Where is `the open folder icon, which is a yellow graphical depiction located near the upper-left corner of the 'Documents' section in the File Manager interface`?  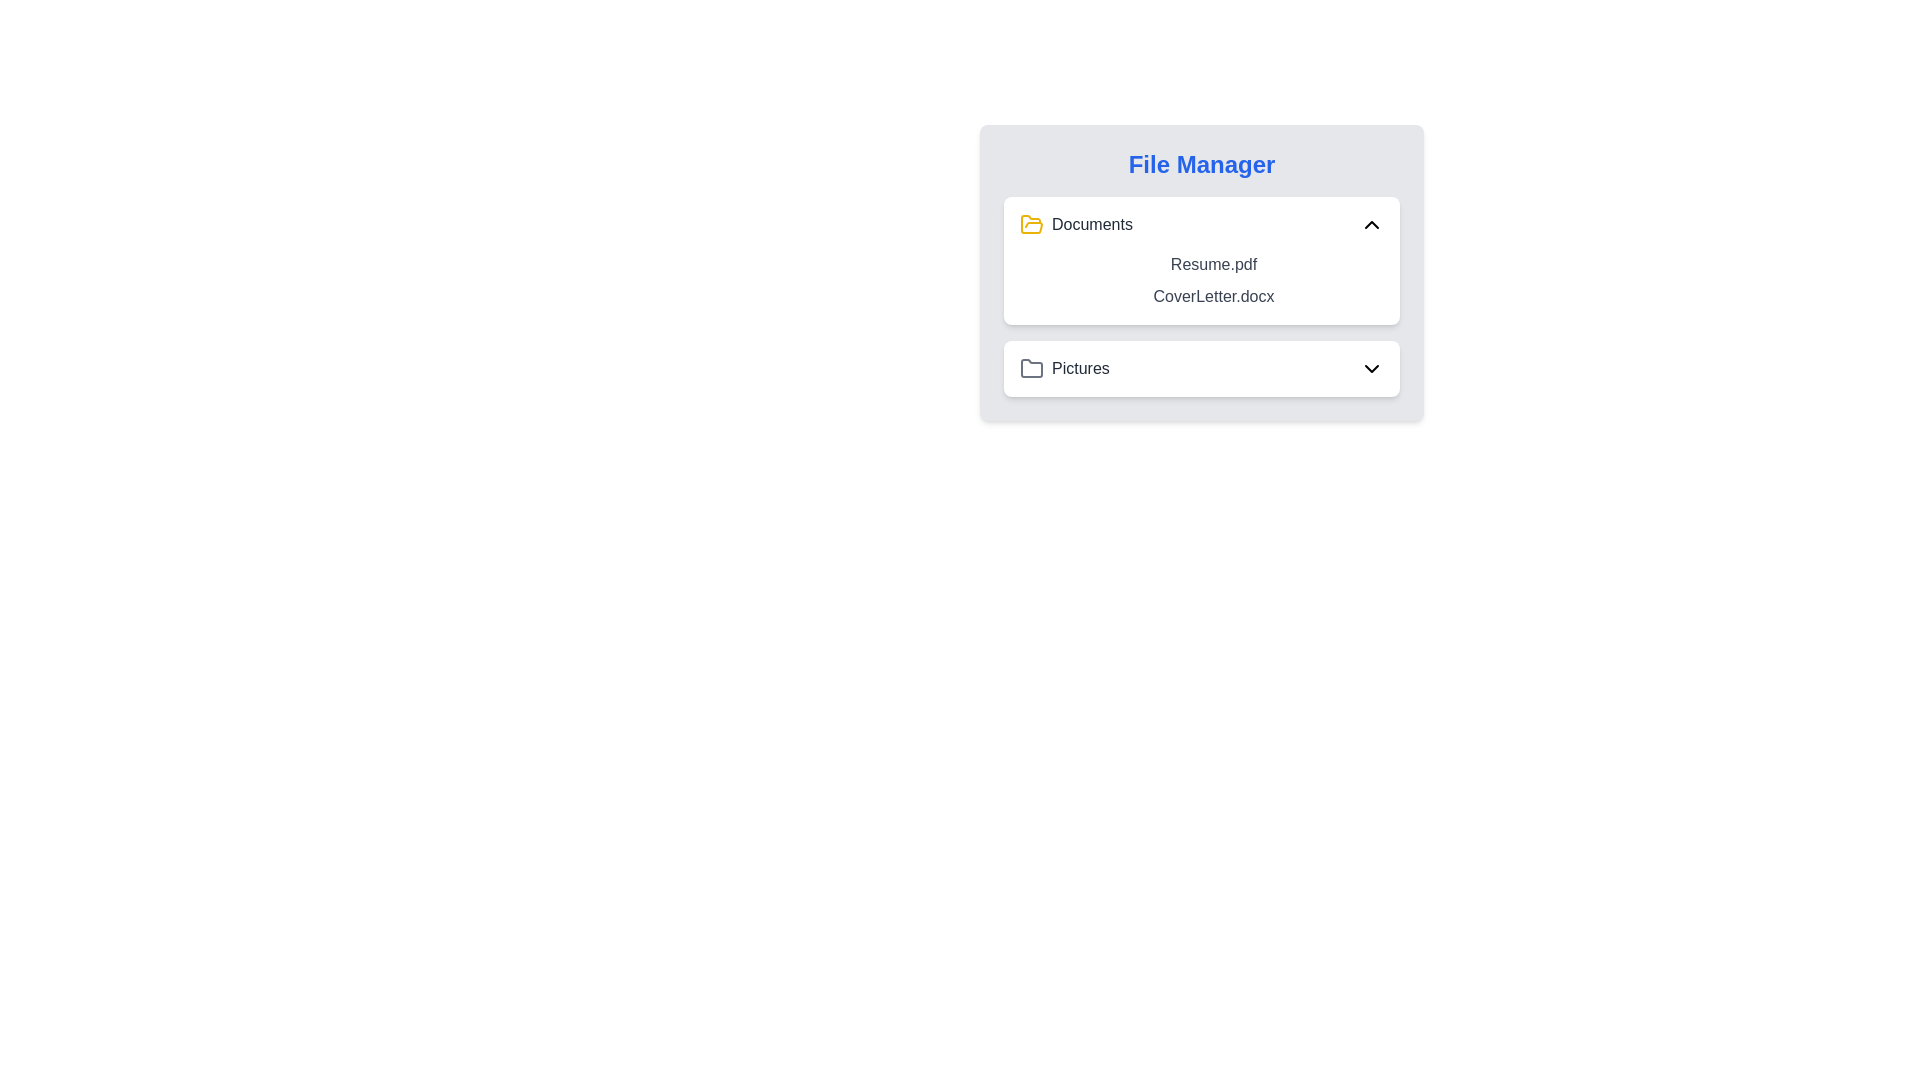 the open folder icon, which is a yellow graphical depiction located near the upper-left corner of the 'Documents' section in the File Manager interface is located at coordinates (1032, 224).